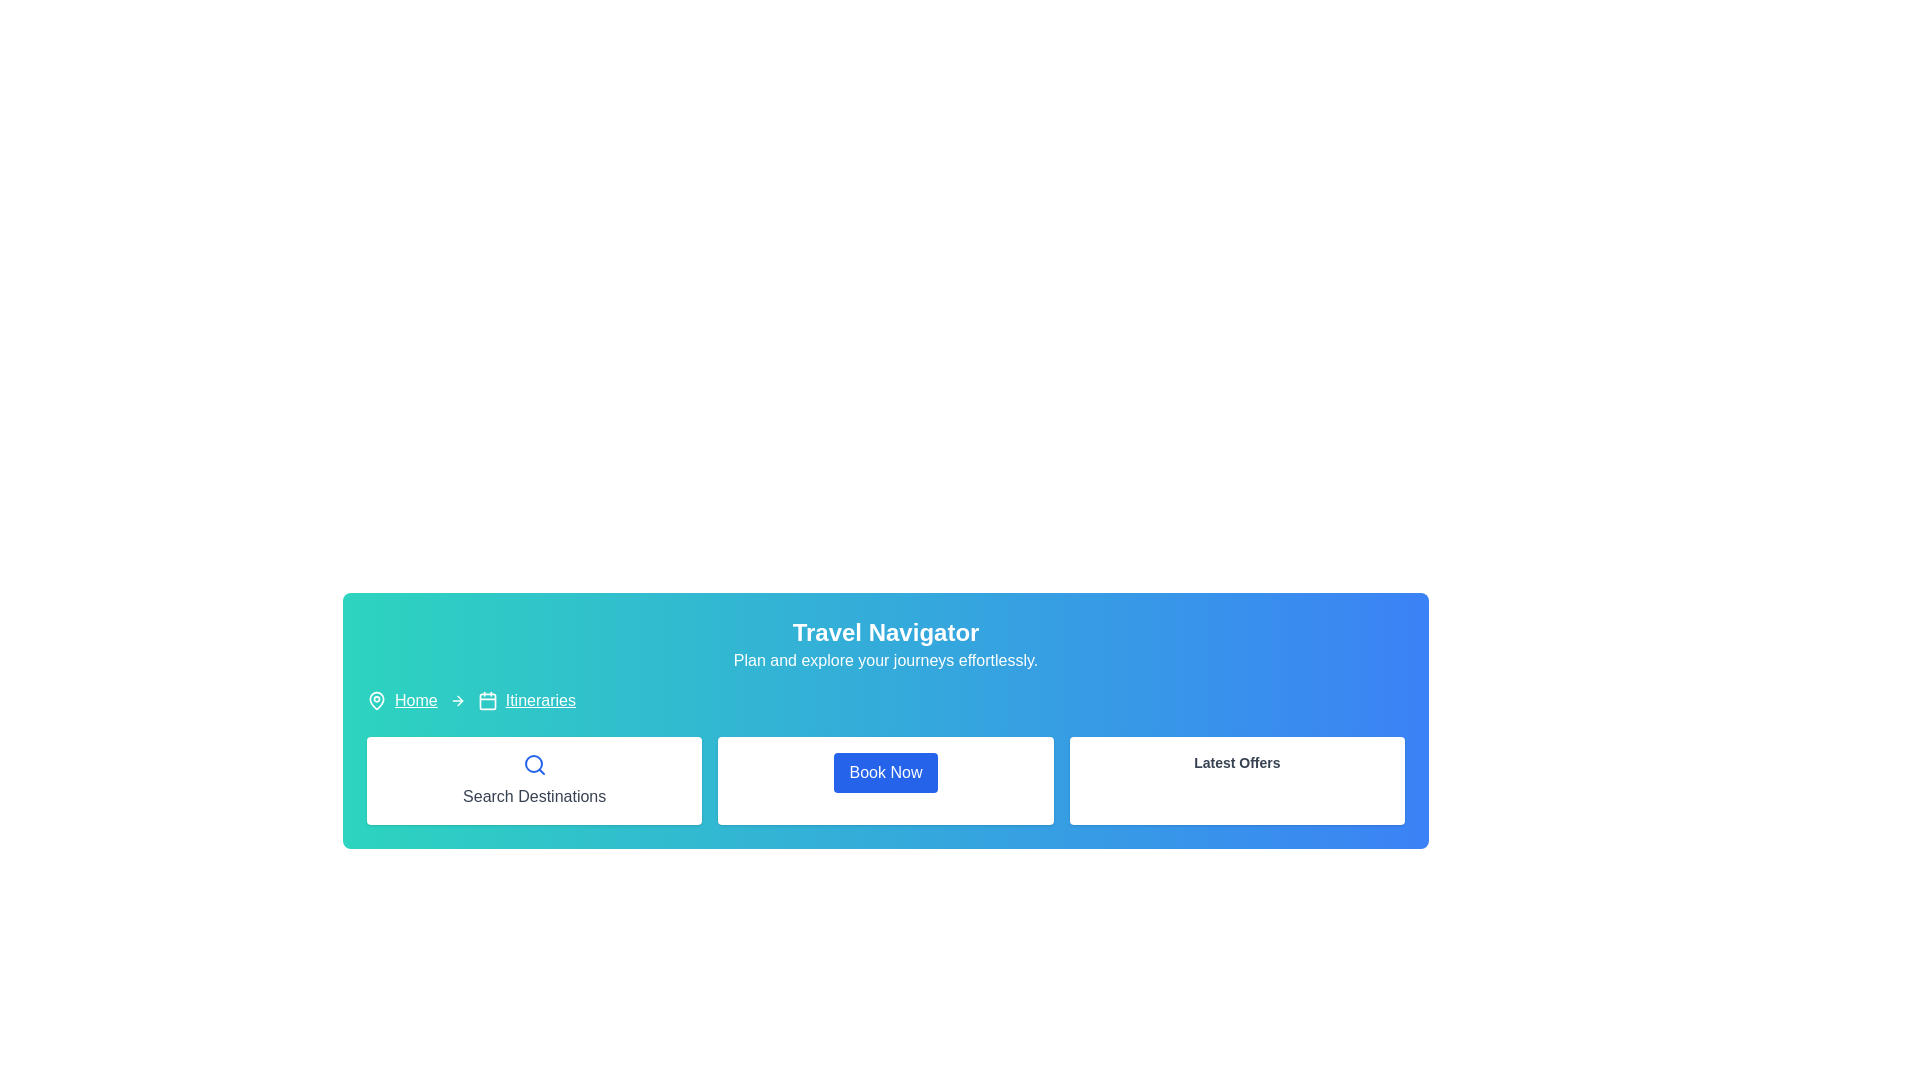 This screenshot has height=1080, width=1920. I want to click on the interactive link with a calendar icon and the text 'Itineraries', so click(526, 700).